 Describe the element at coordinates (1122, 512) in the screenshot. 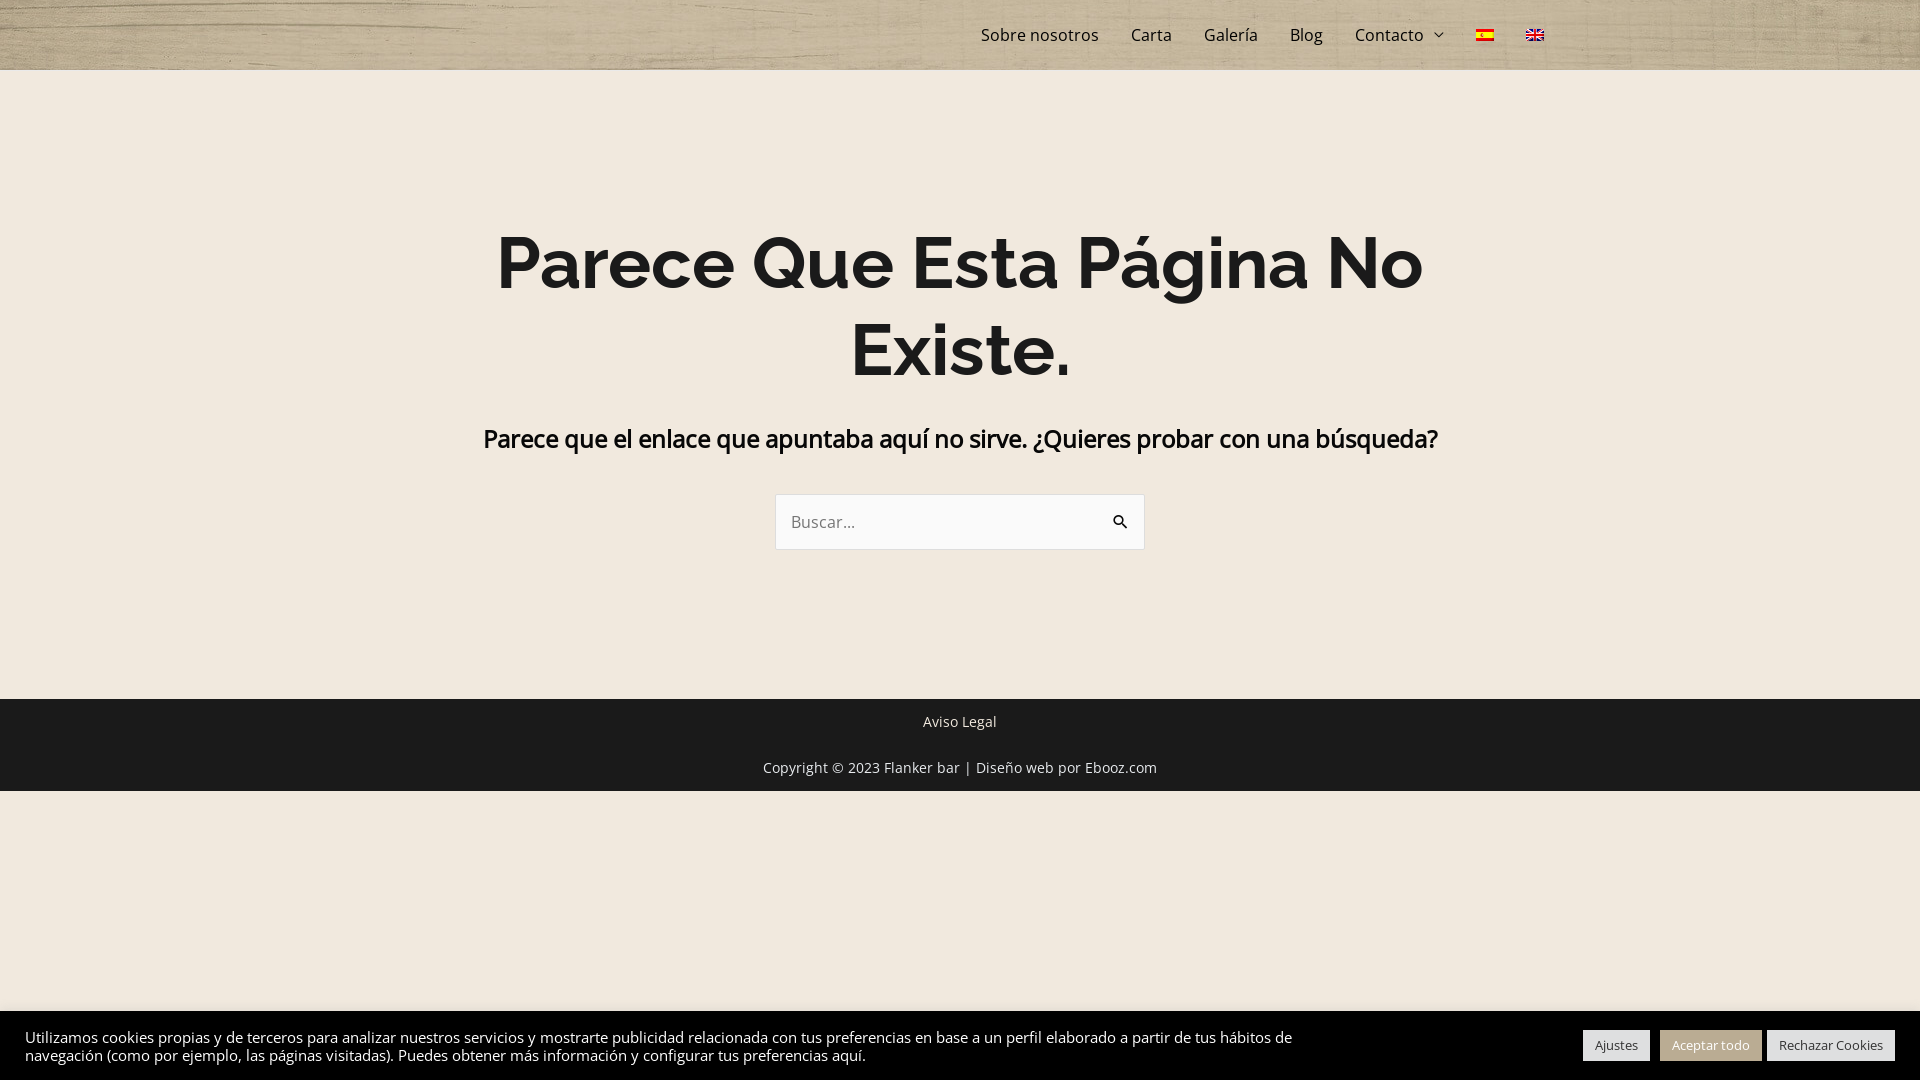

I see `'Buscar'` at that location.